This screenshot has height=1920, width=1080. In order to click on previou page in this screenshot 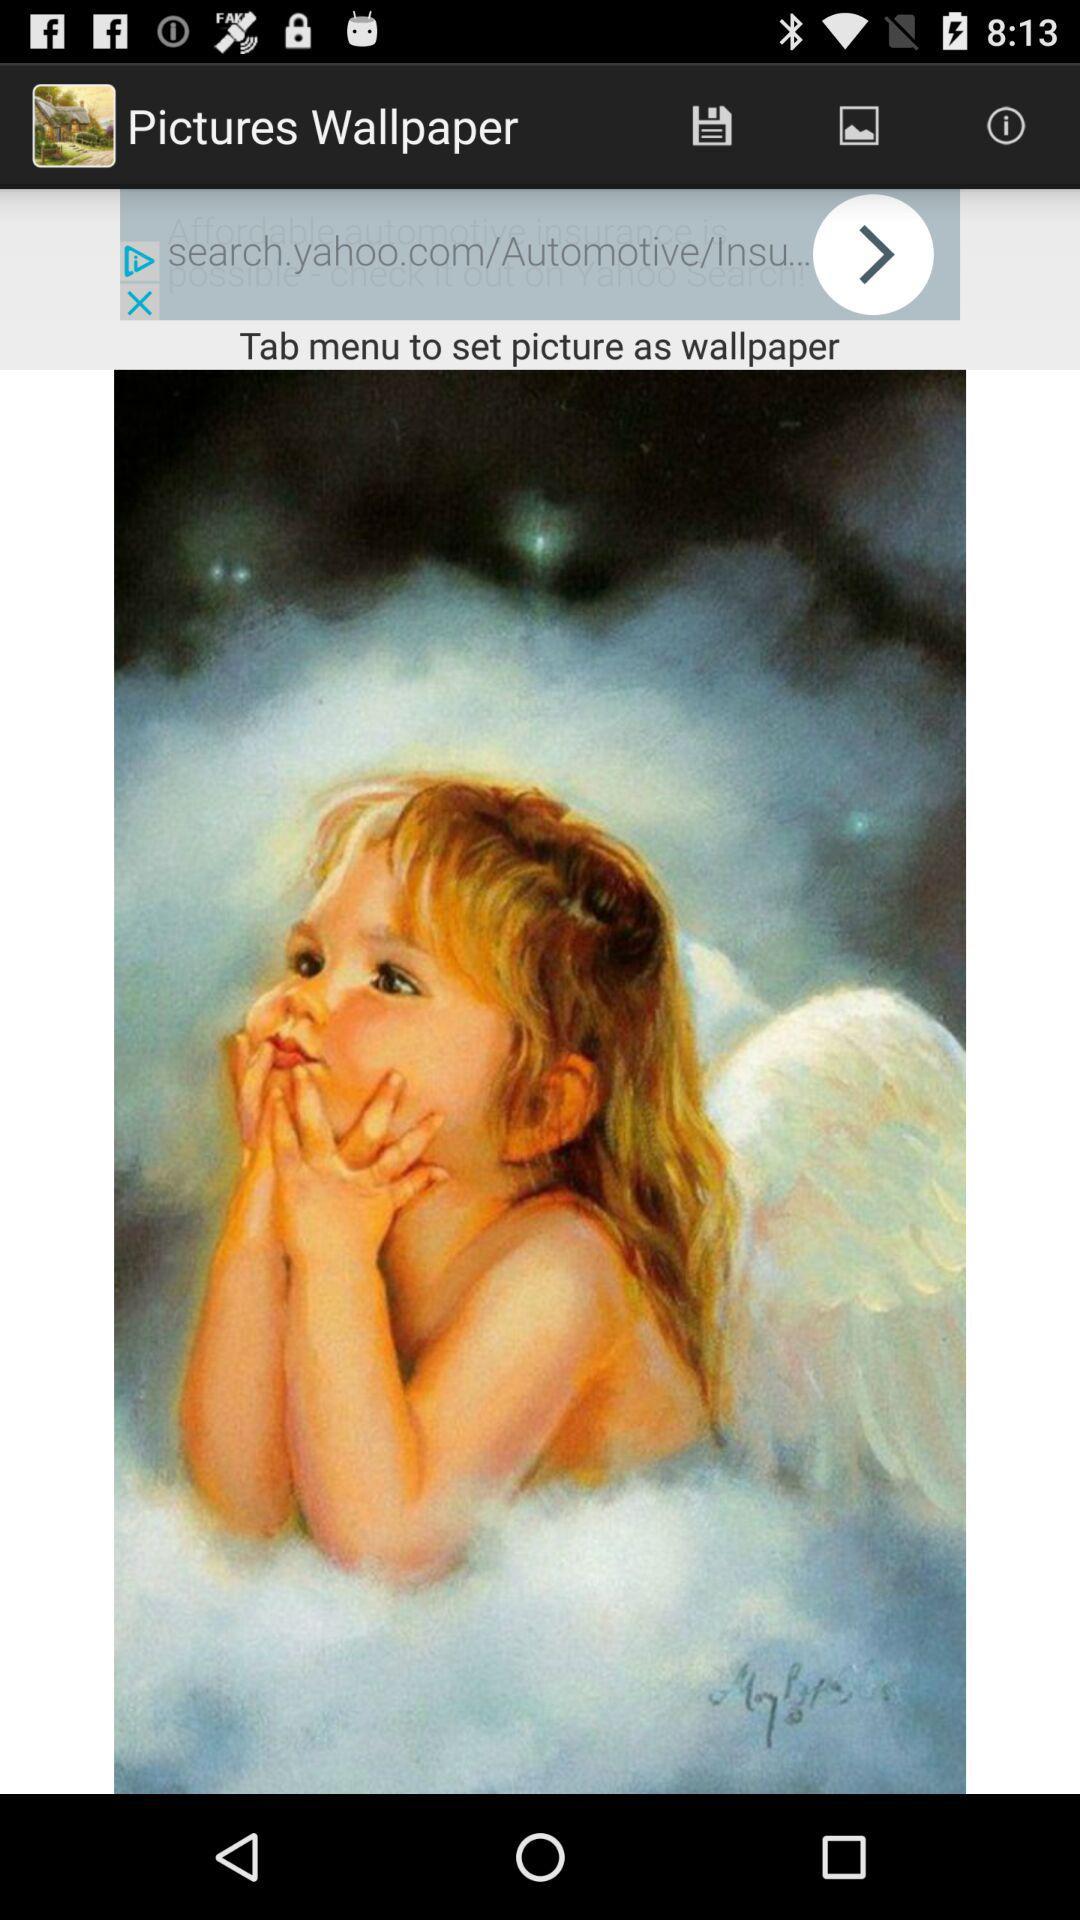, I will do `click(540, 253)`.